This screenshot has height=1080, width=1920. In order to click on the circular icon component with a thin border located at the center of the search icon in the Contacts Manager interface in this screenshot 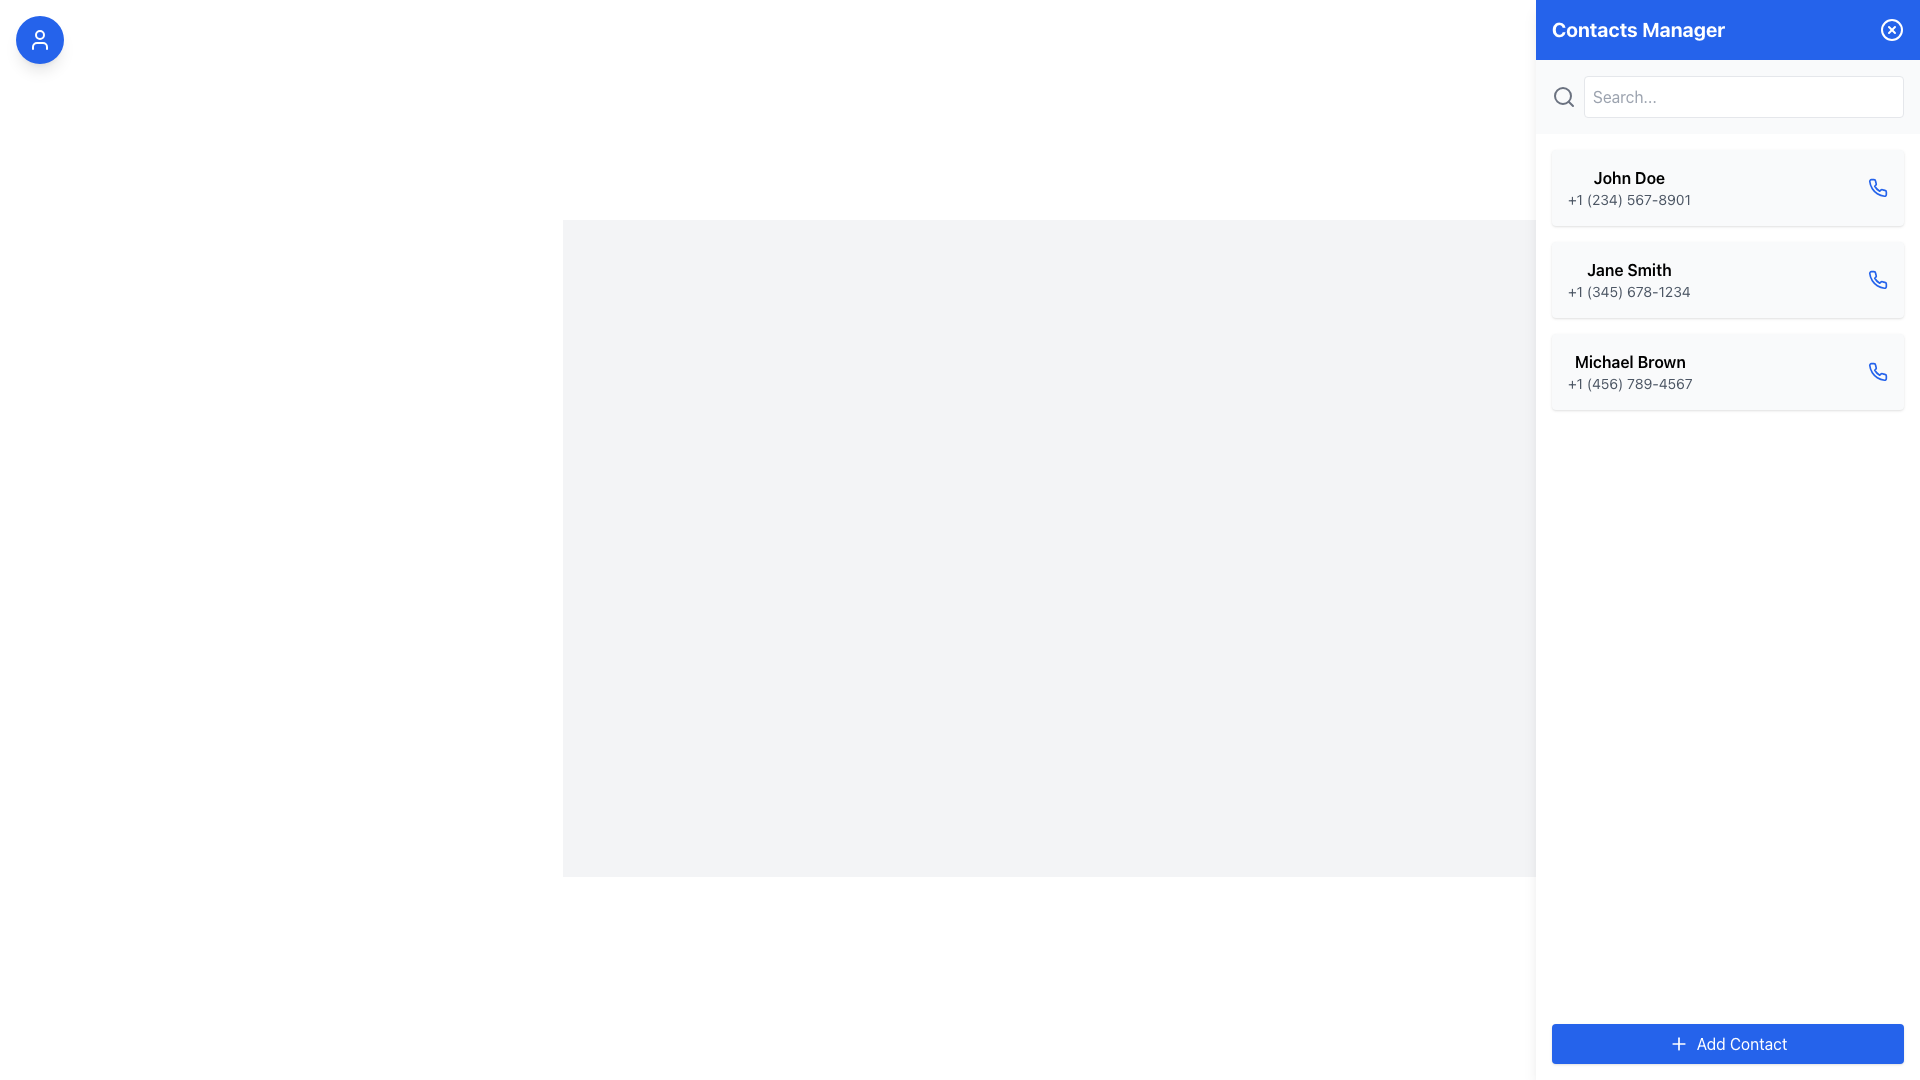, I will do `click(1562, 96)`.